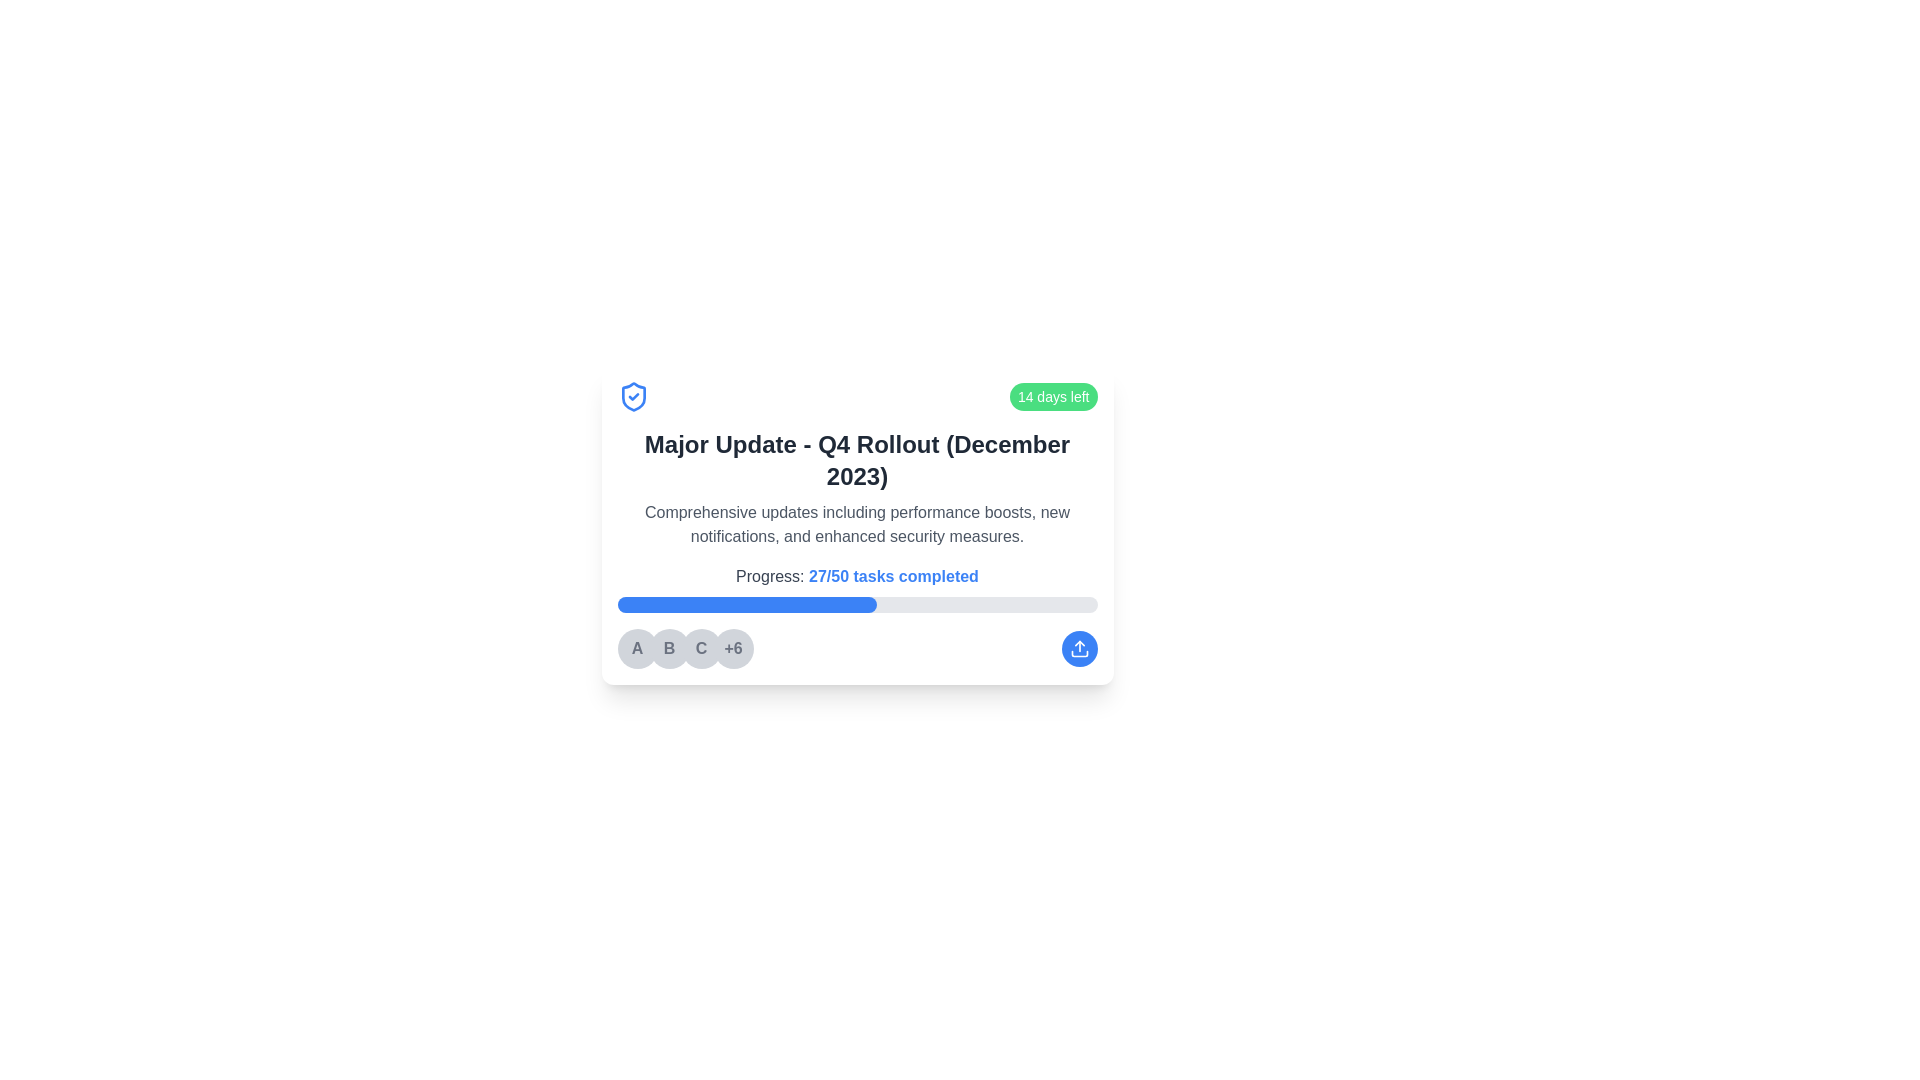 Image resolution: width=1920 pixels, height=1080 pixels. What do you see at coordinates (1078, 648) in the screenshot?
I see `the circular button with a bright blue background and a white upload icon, located at the far right end of the horizontal layout containing user avatars` at bounding box center [1078, 648].